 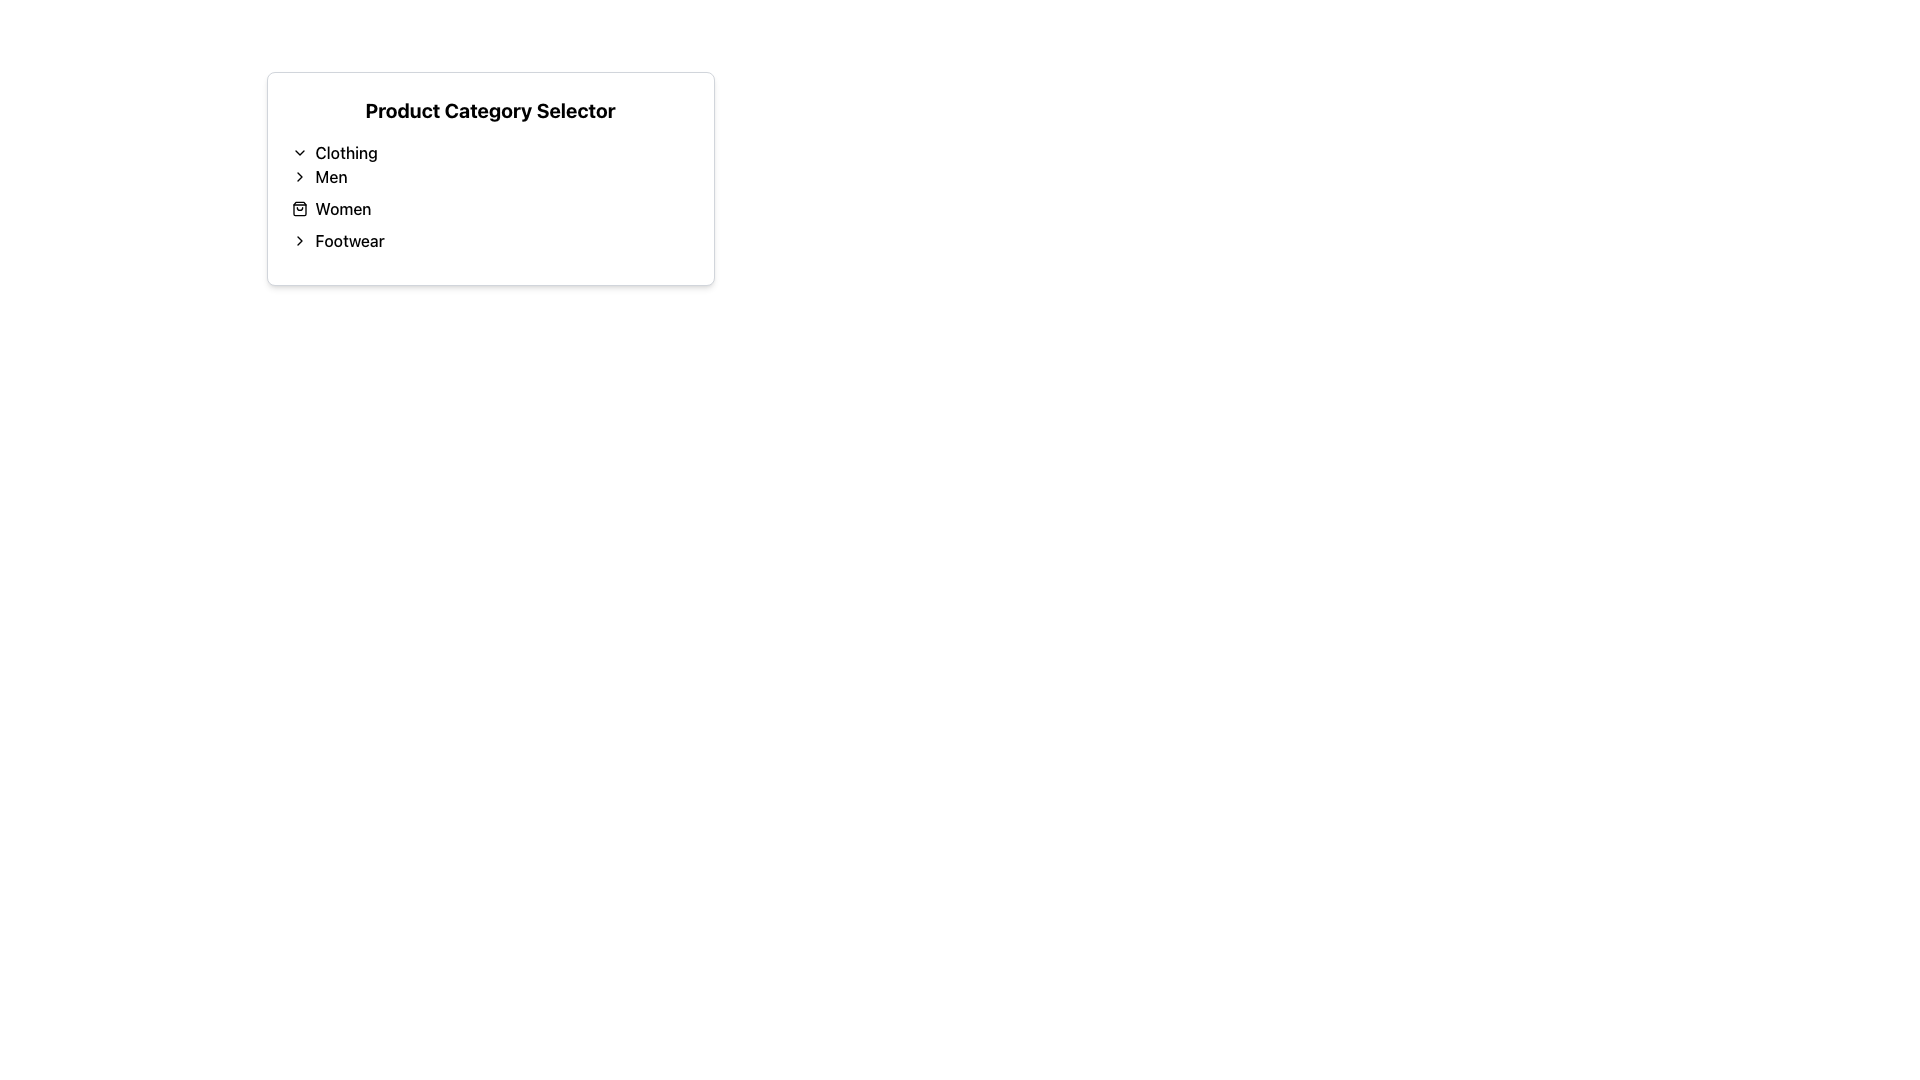 What do you see at coordinates (490, 192) in the screenshot?
I see `the Category Selector` at bounding box center [490, 192].